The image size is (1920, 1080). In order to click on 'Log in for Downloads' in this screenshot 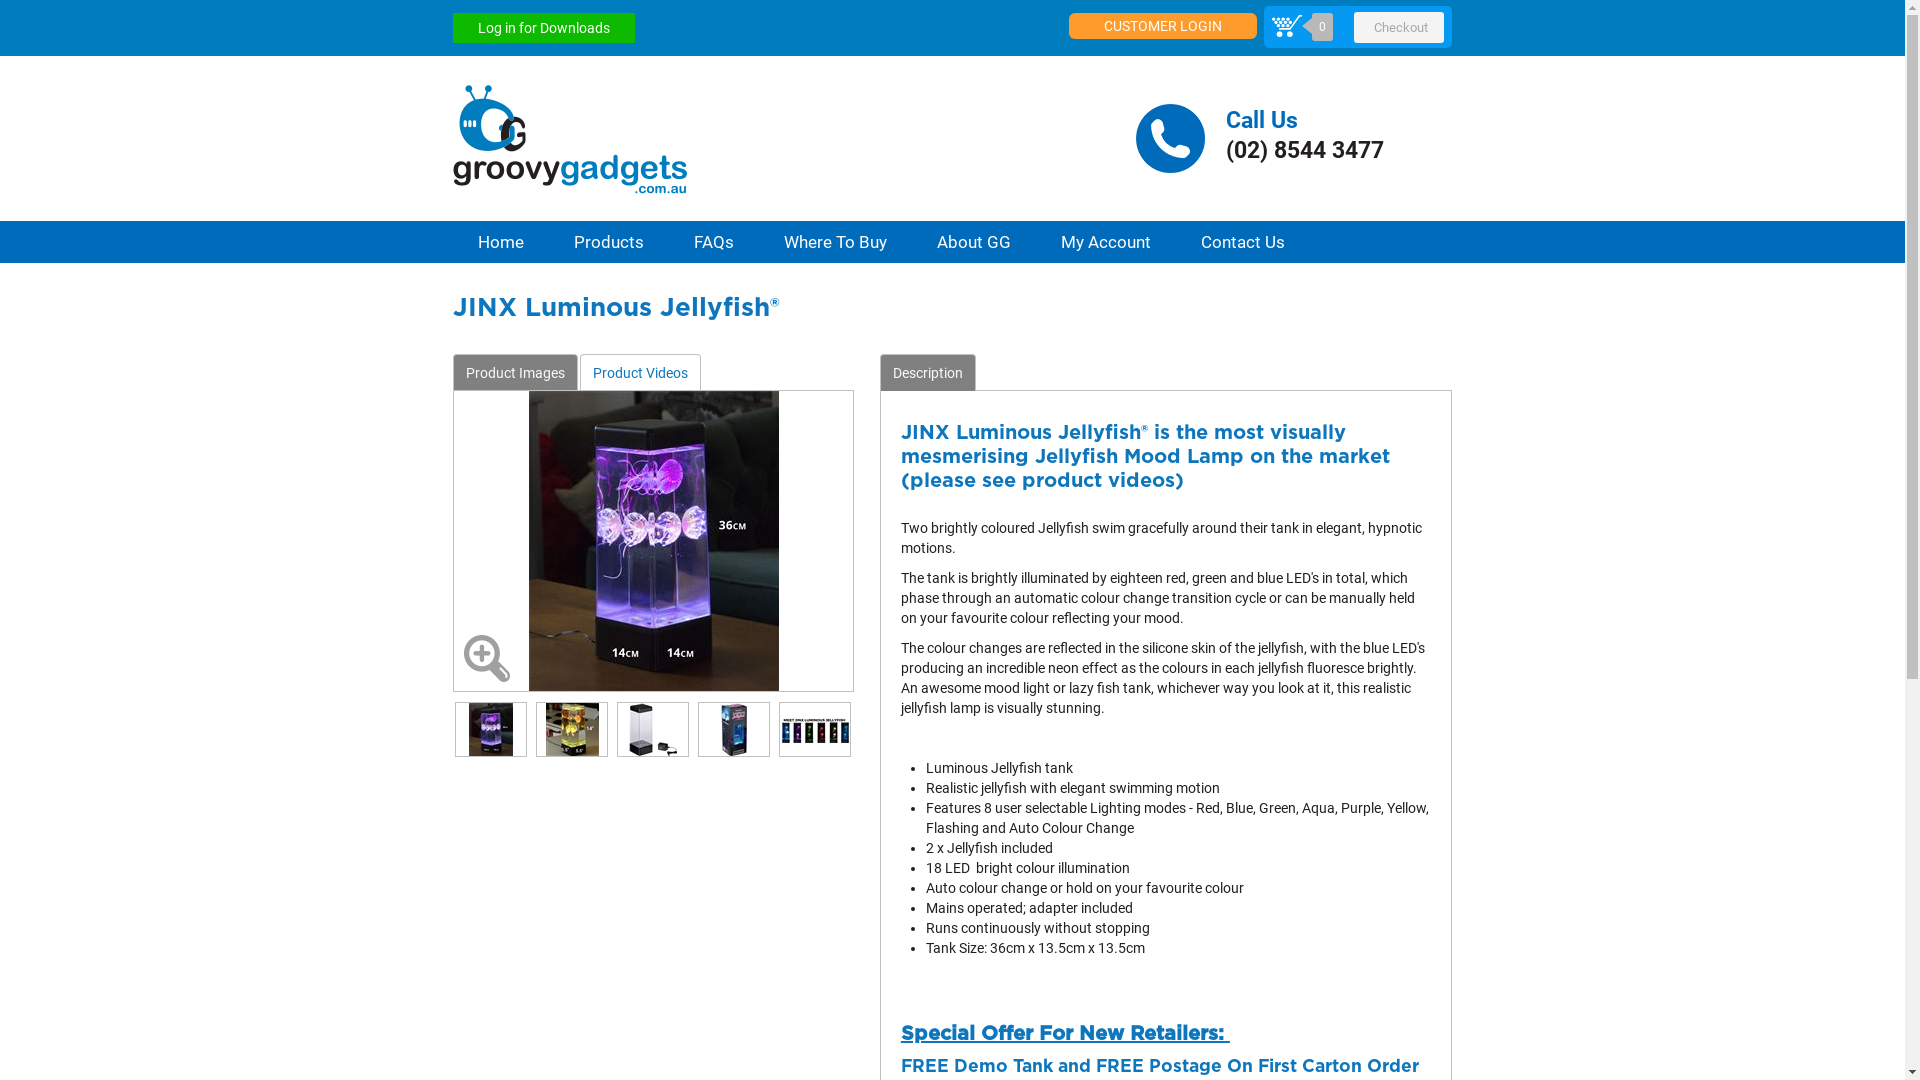, I will do `click(542, 27)`.